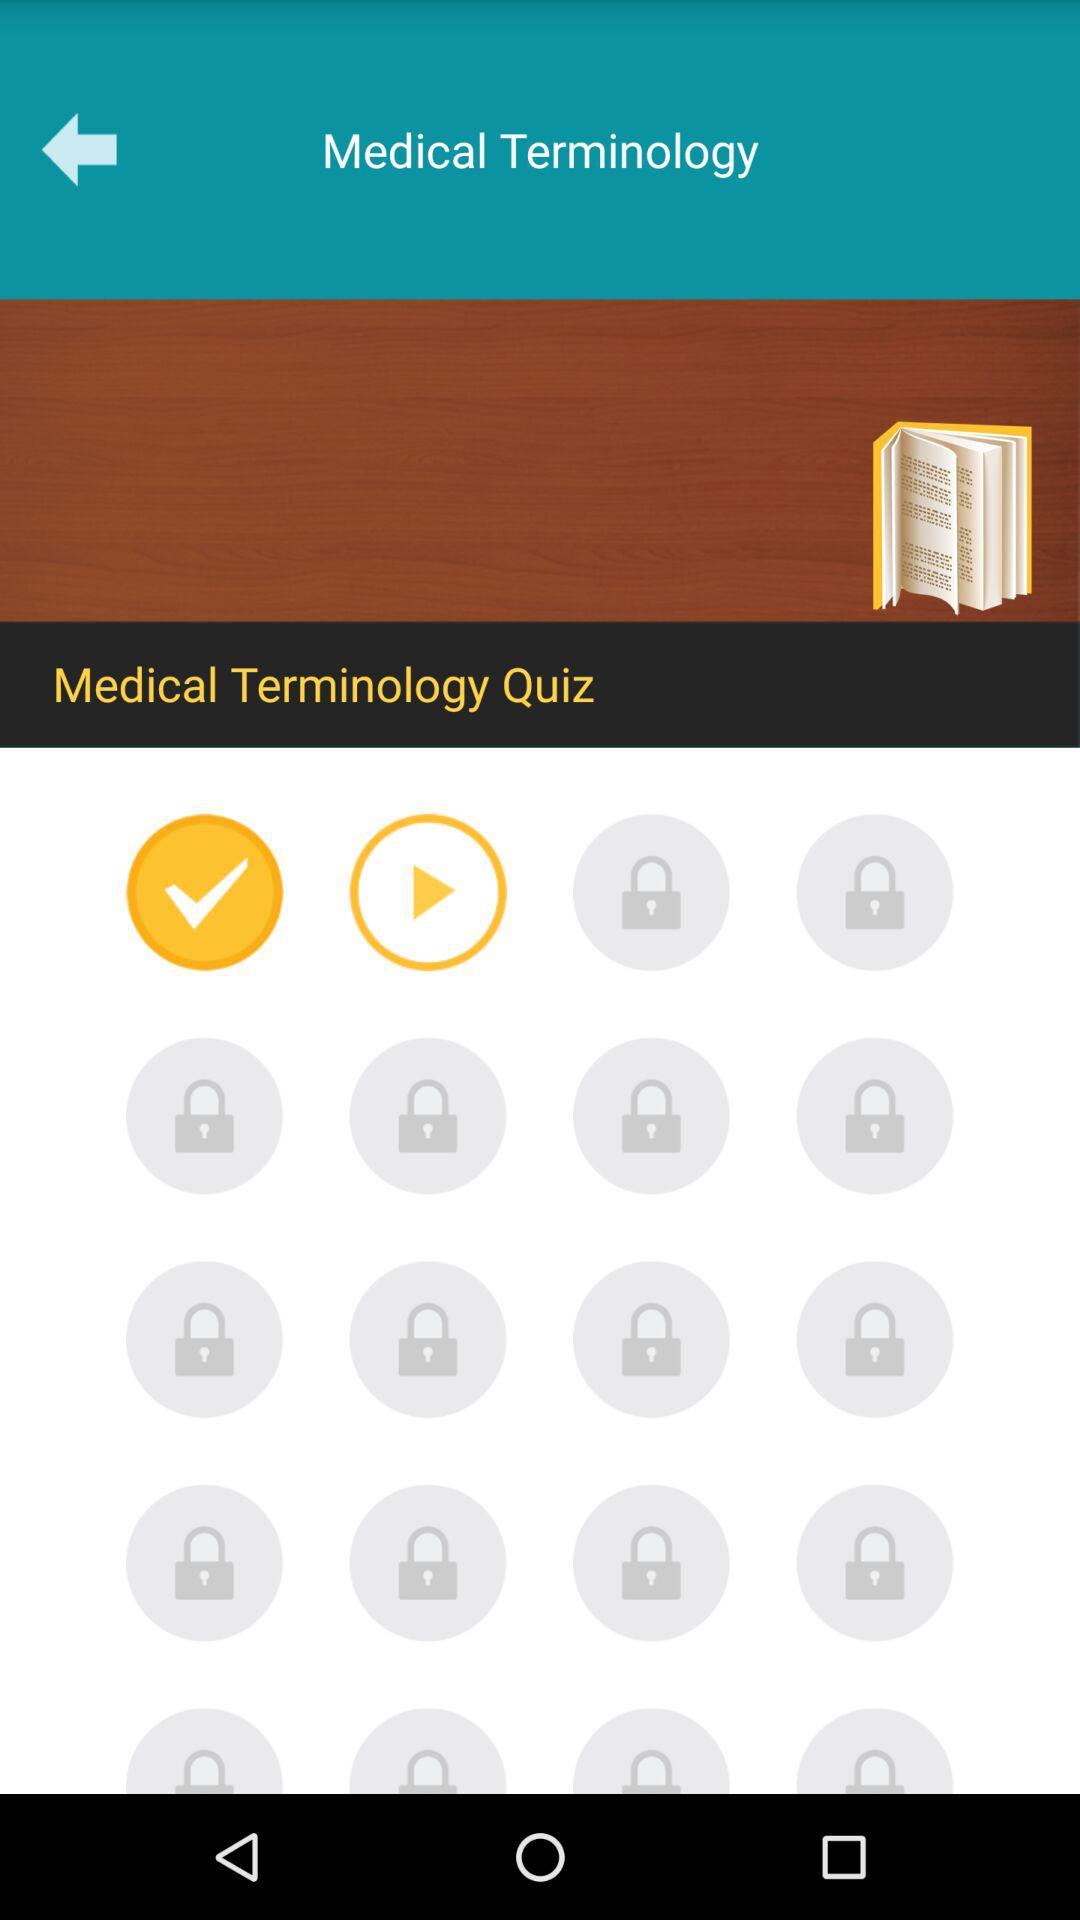 This screenshot has width=1080, height=1920. Describe the element at coordinates (204, 1432) in the screenshot. I see `the lock icon` at that location.